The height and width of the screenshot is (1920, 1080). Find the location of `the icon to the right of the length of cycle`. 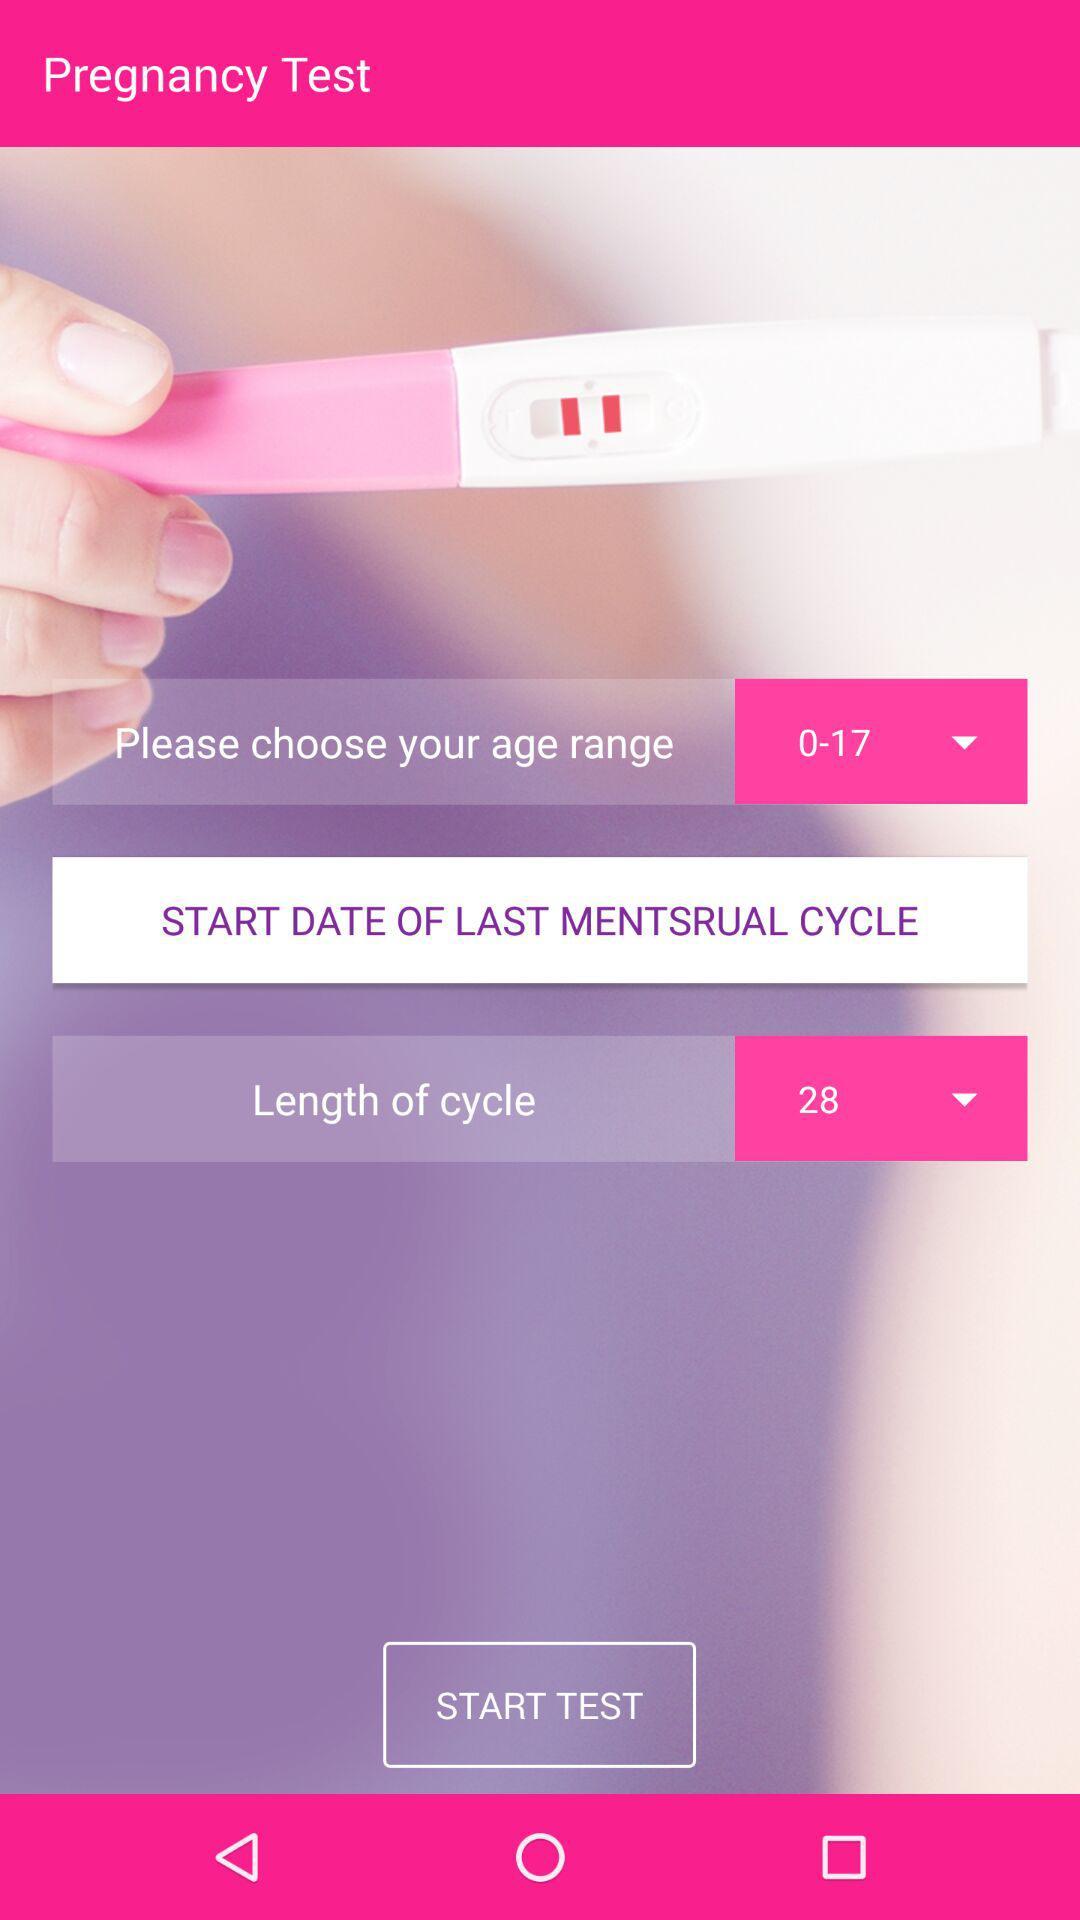

the icon to the right of the length of cycle is located at coordinates (880, 1097).